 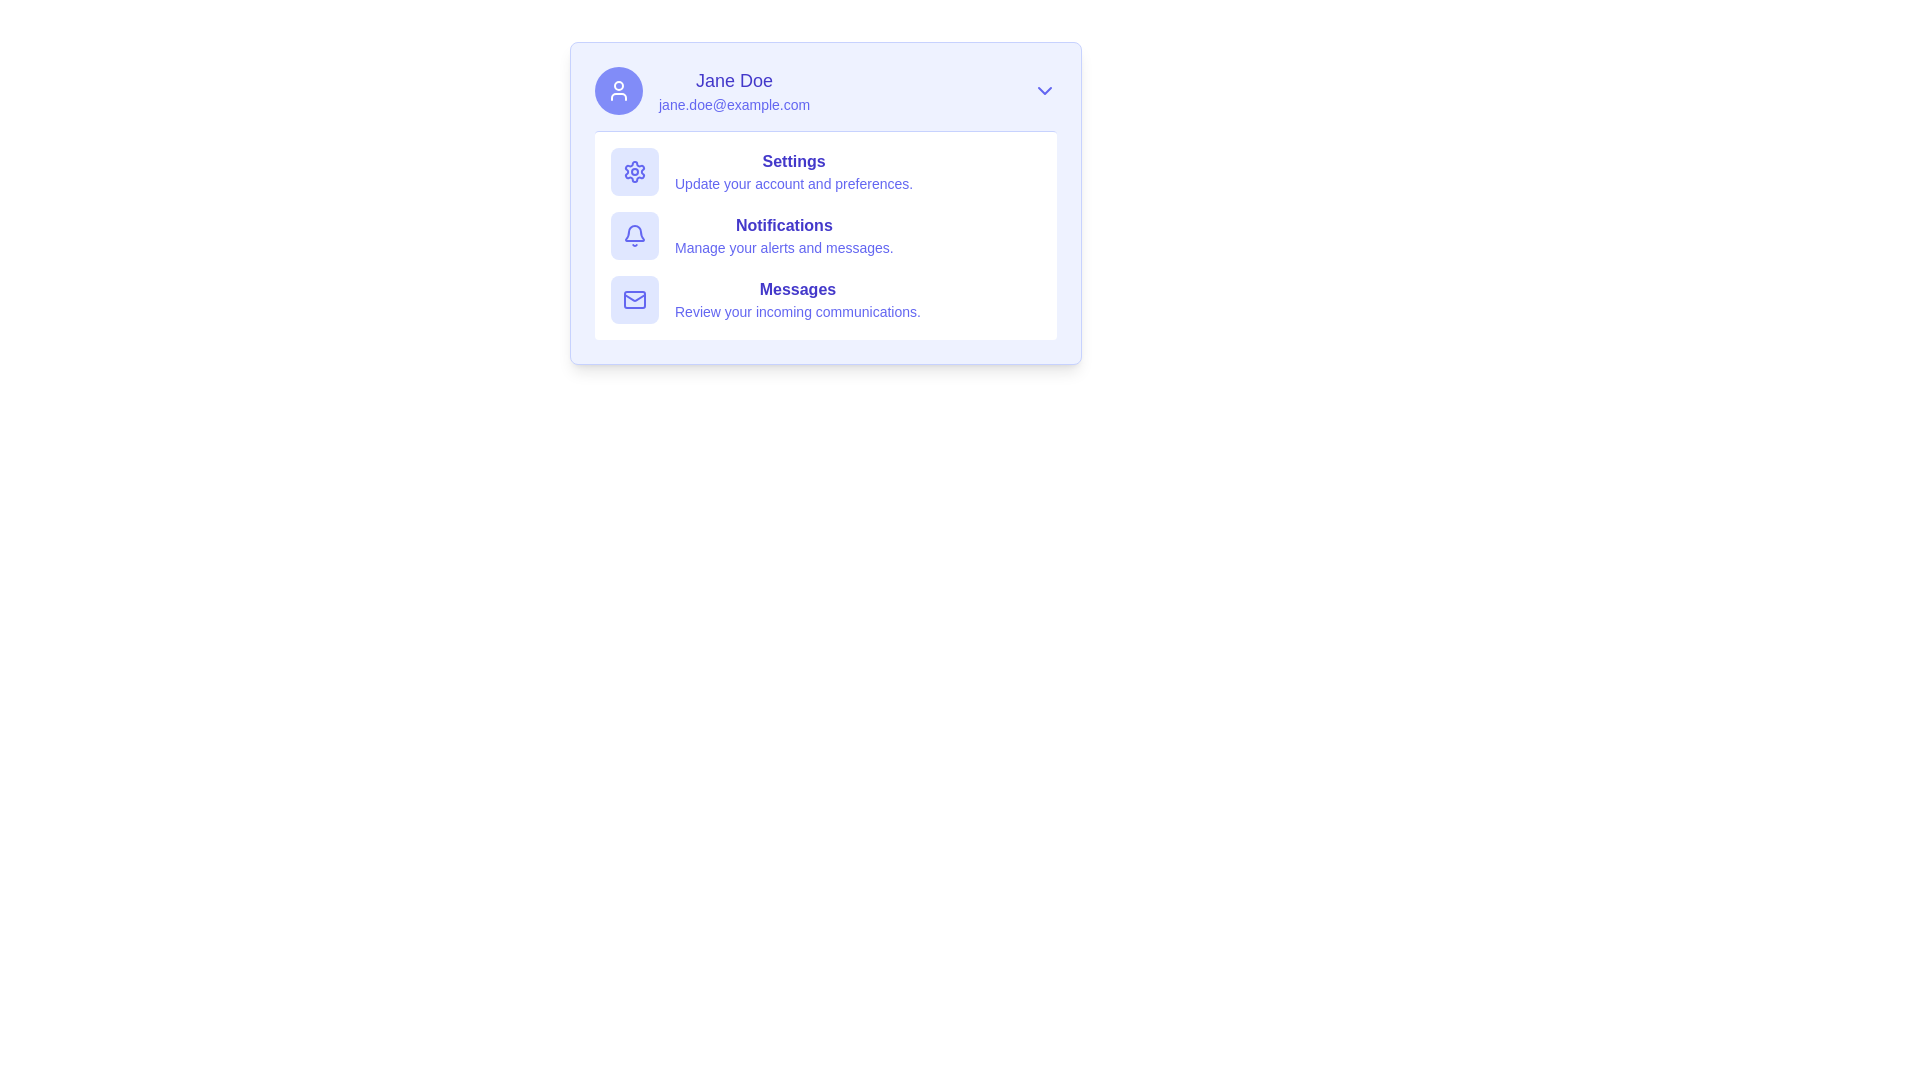 I want to click on the Text block that serves as a navigation label for accessing messages, located as the third item in the dropdown menu, so click(x=796, y=300).